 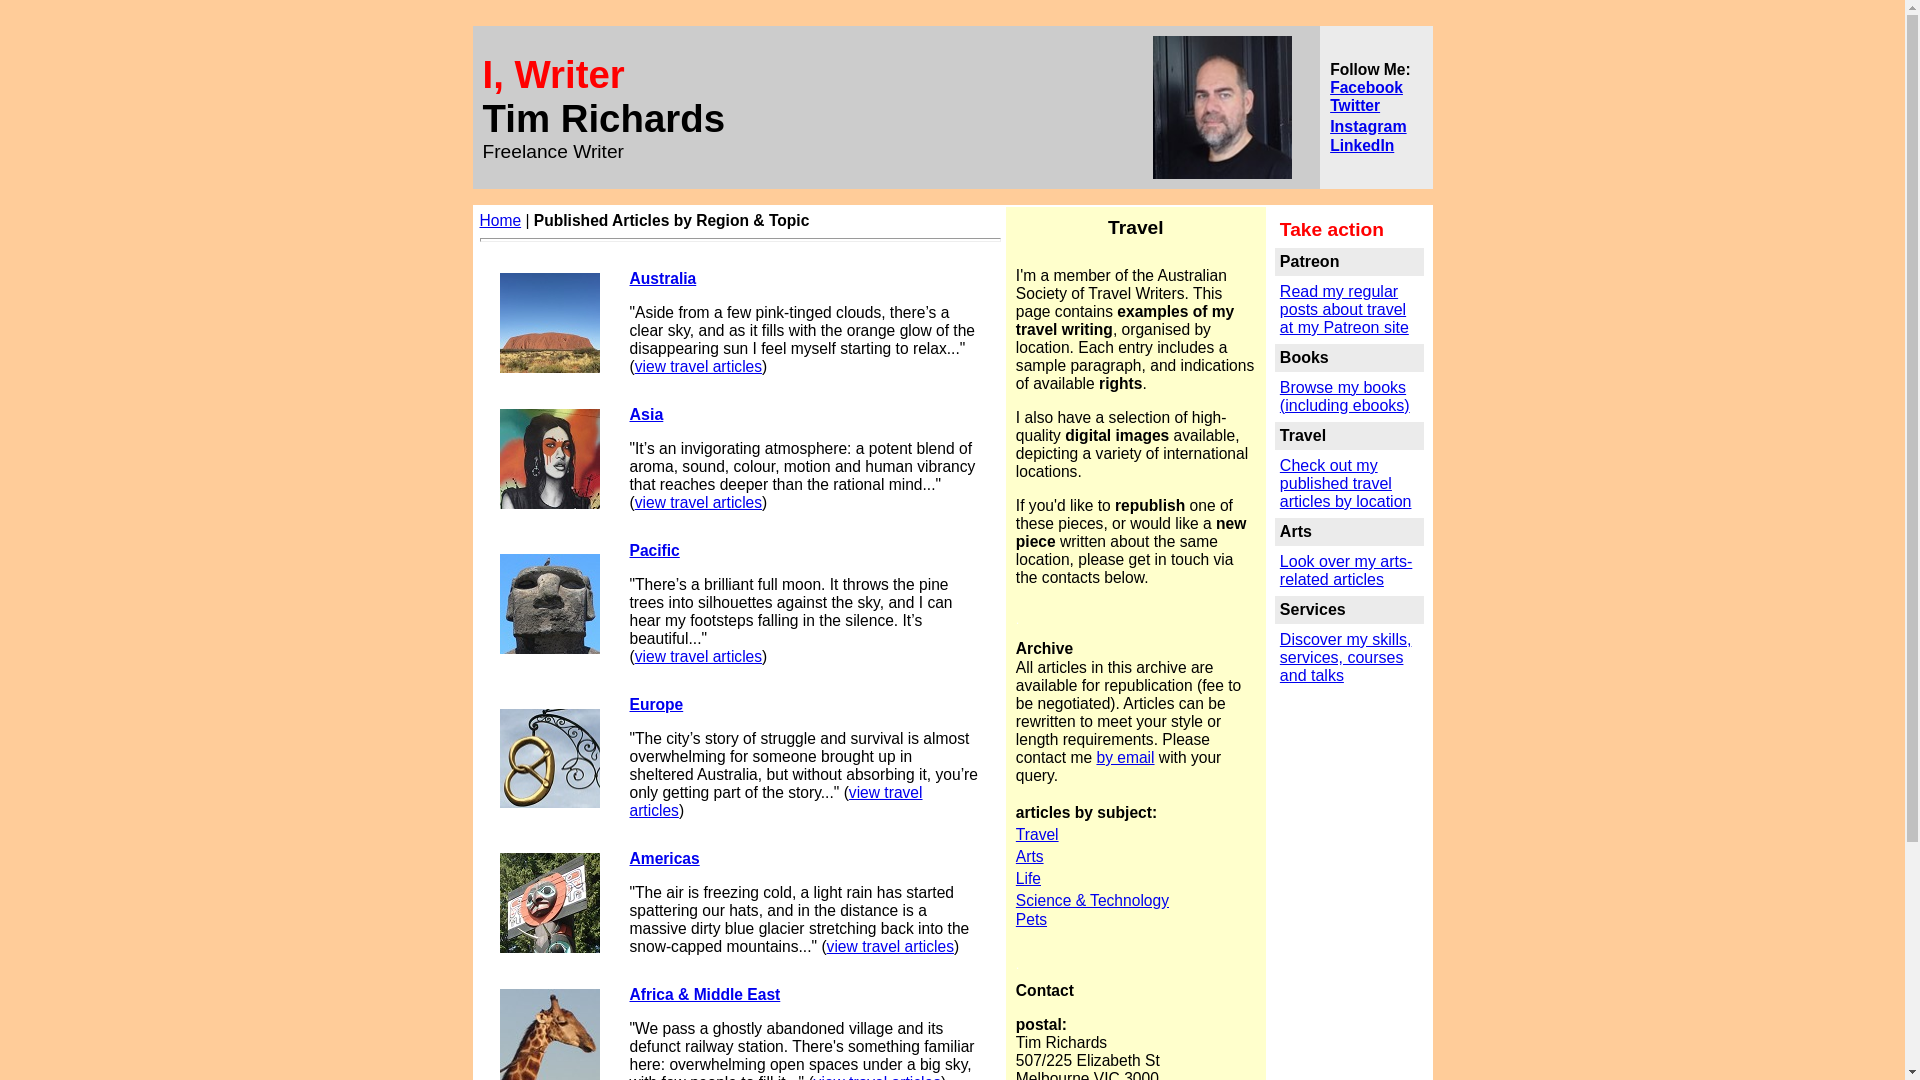 What do you see at coordinates (500, 220) in the screenshot?
I see `'Home'` at bounding box center [500, 220].